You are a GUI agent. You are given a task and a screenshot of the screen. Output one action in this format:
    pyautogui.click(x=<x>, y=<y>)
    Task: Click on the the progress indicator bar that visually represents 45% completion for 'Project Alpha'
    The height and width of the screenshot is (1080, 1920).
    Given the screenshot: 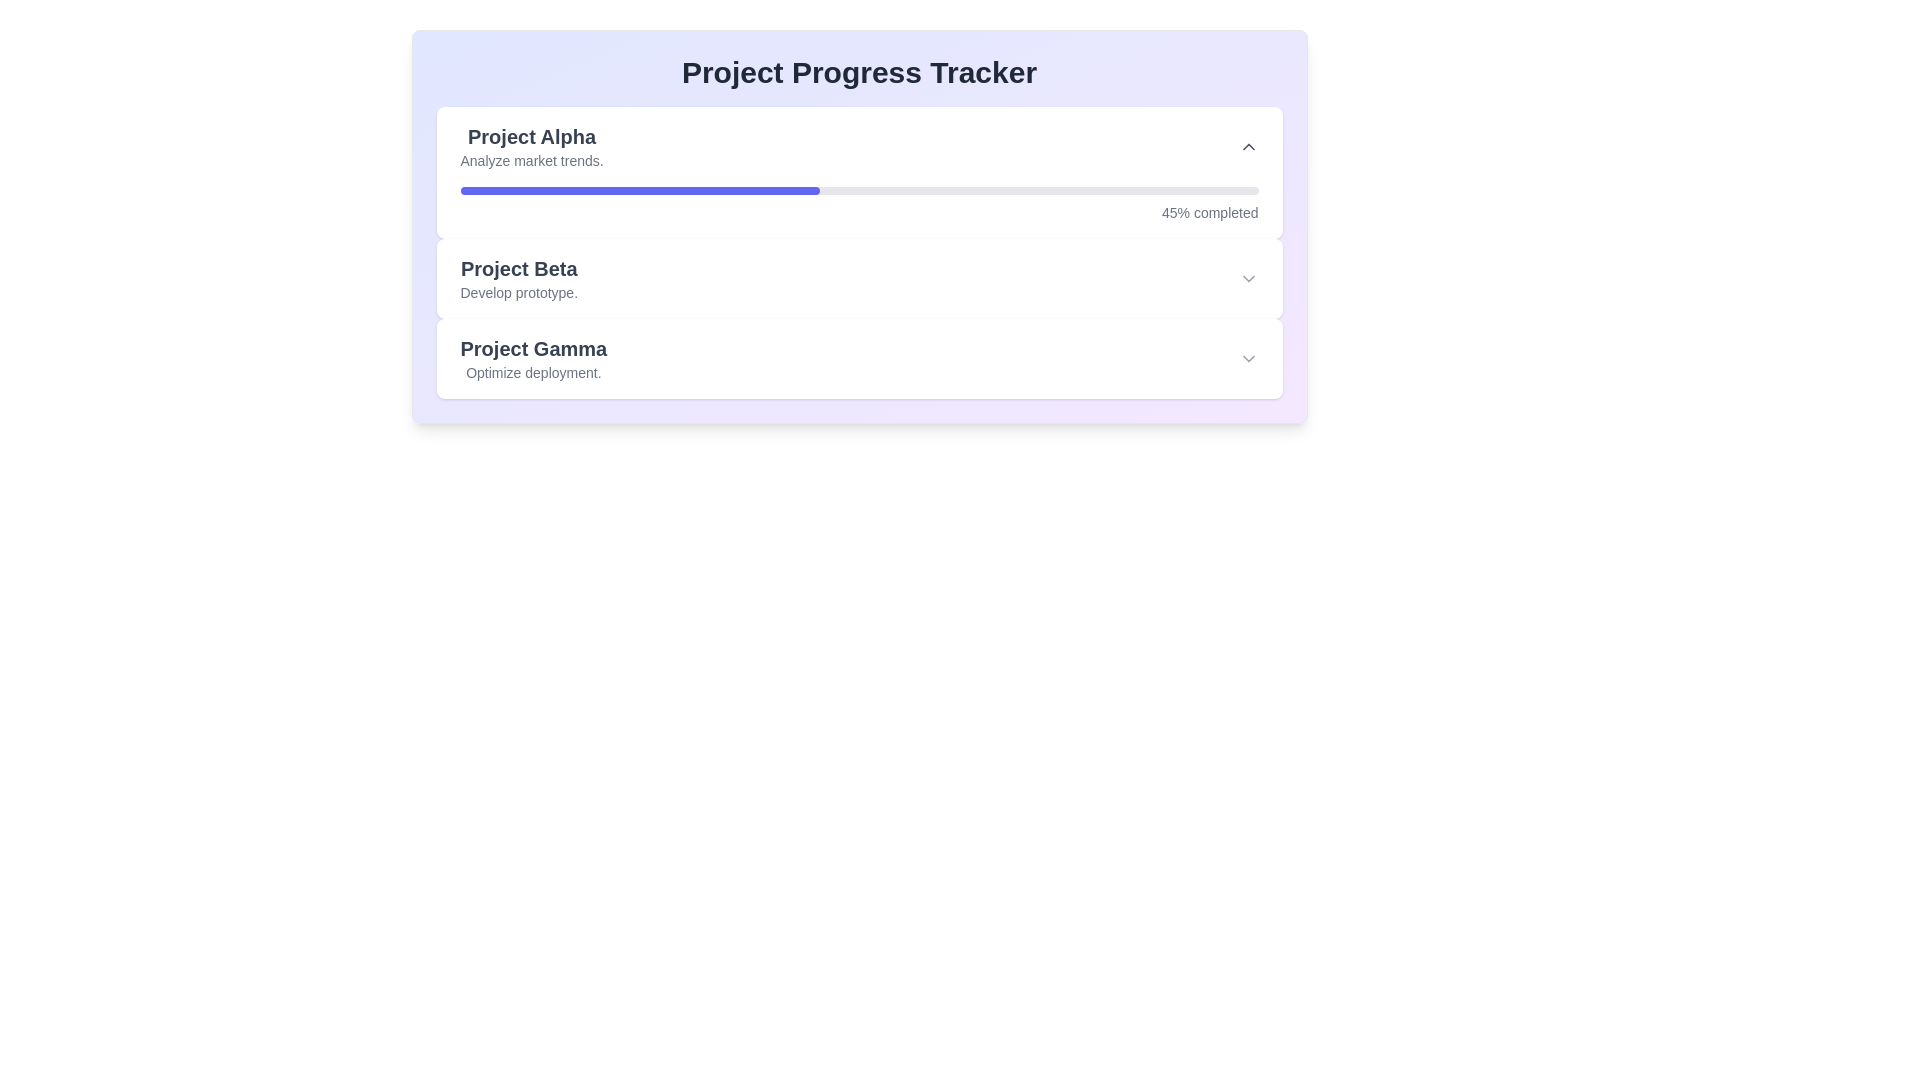 What is the action you would take?
    pyautogui.click(x=640, y=191)
    